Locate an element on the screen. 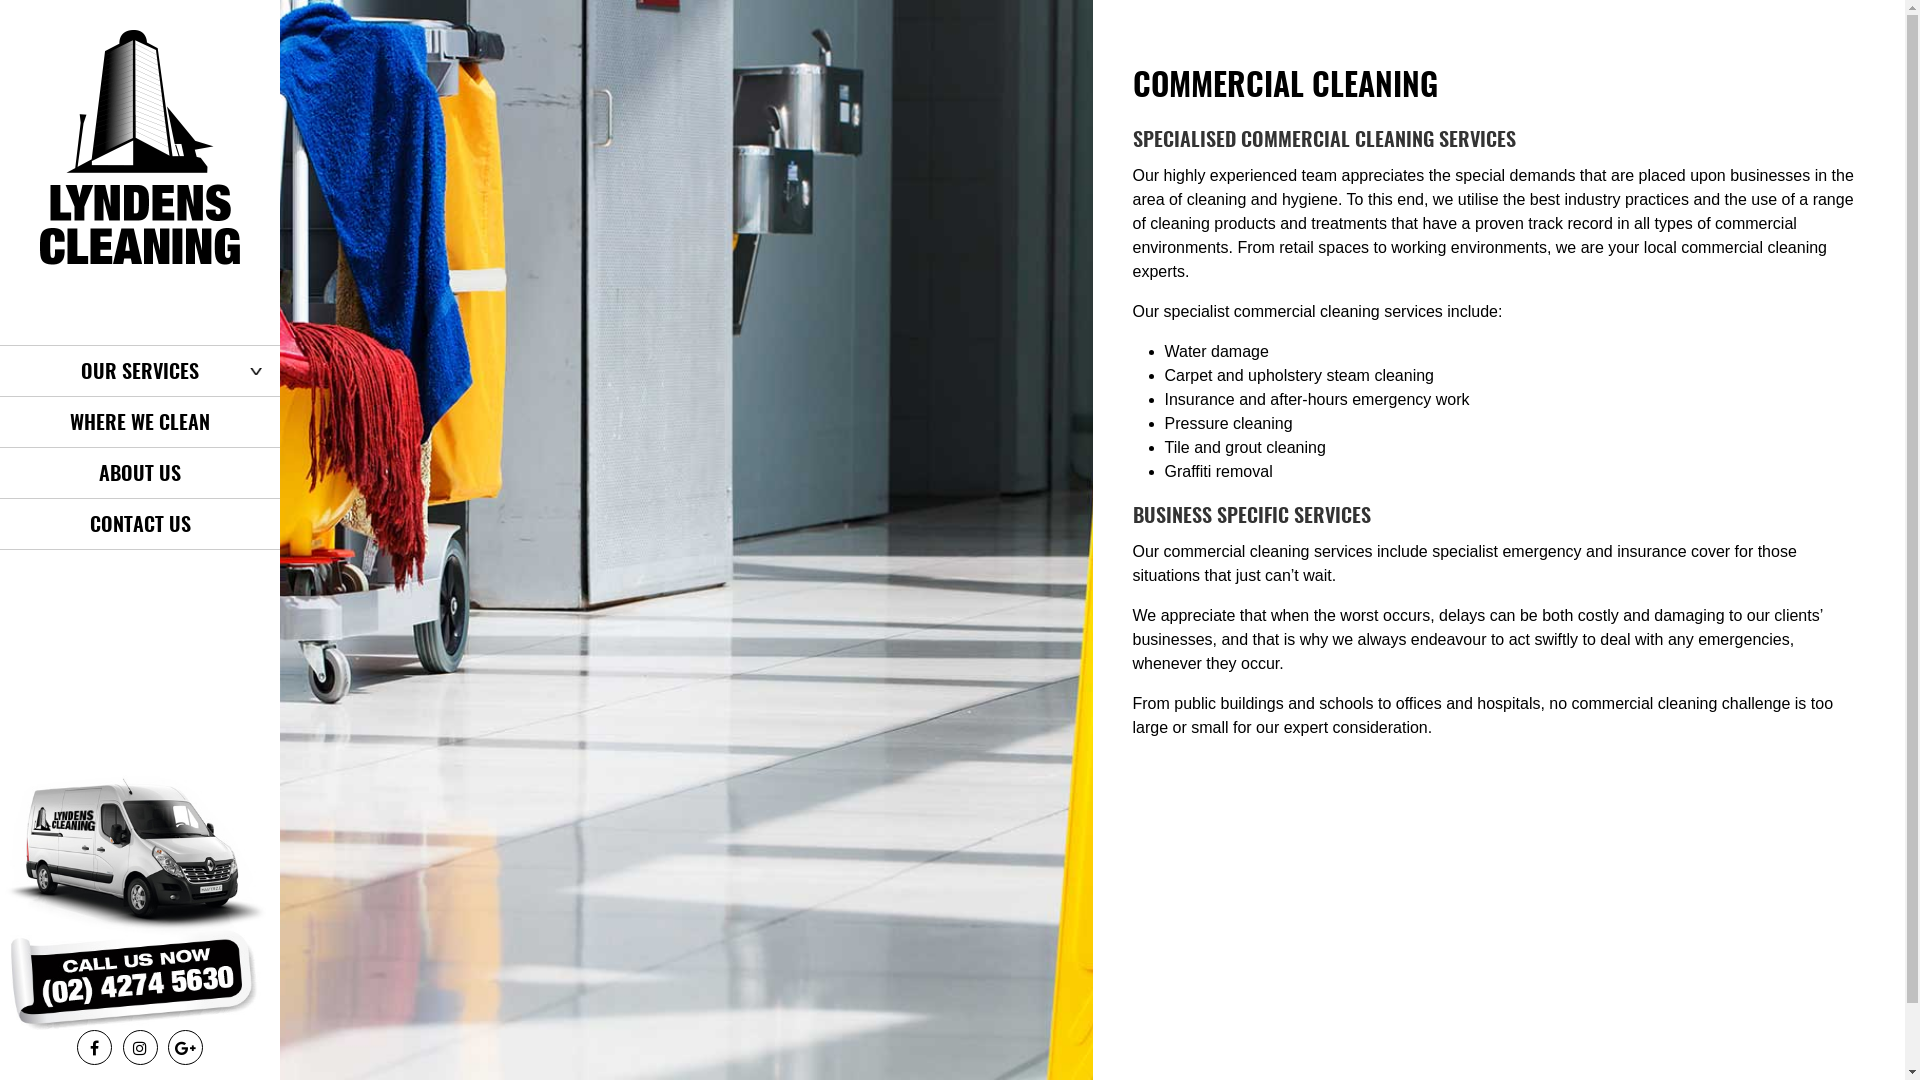 Image resolution: width=1920 pixels, height=1080 pixels. 'CONTACT US' is located at coordinates (138, 523).